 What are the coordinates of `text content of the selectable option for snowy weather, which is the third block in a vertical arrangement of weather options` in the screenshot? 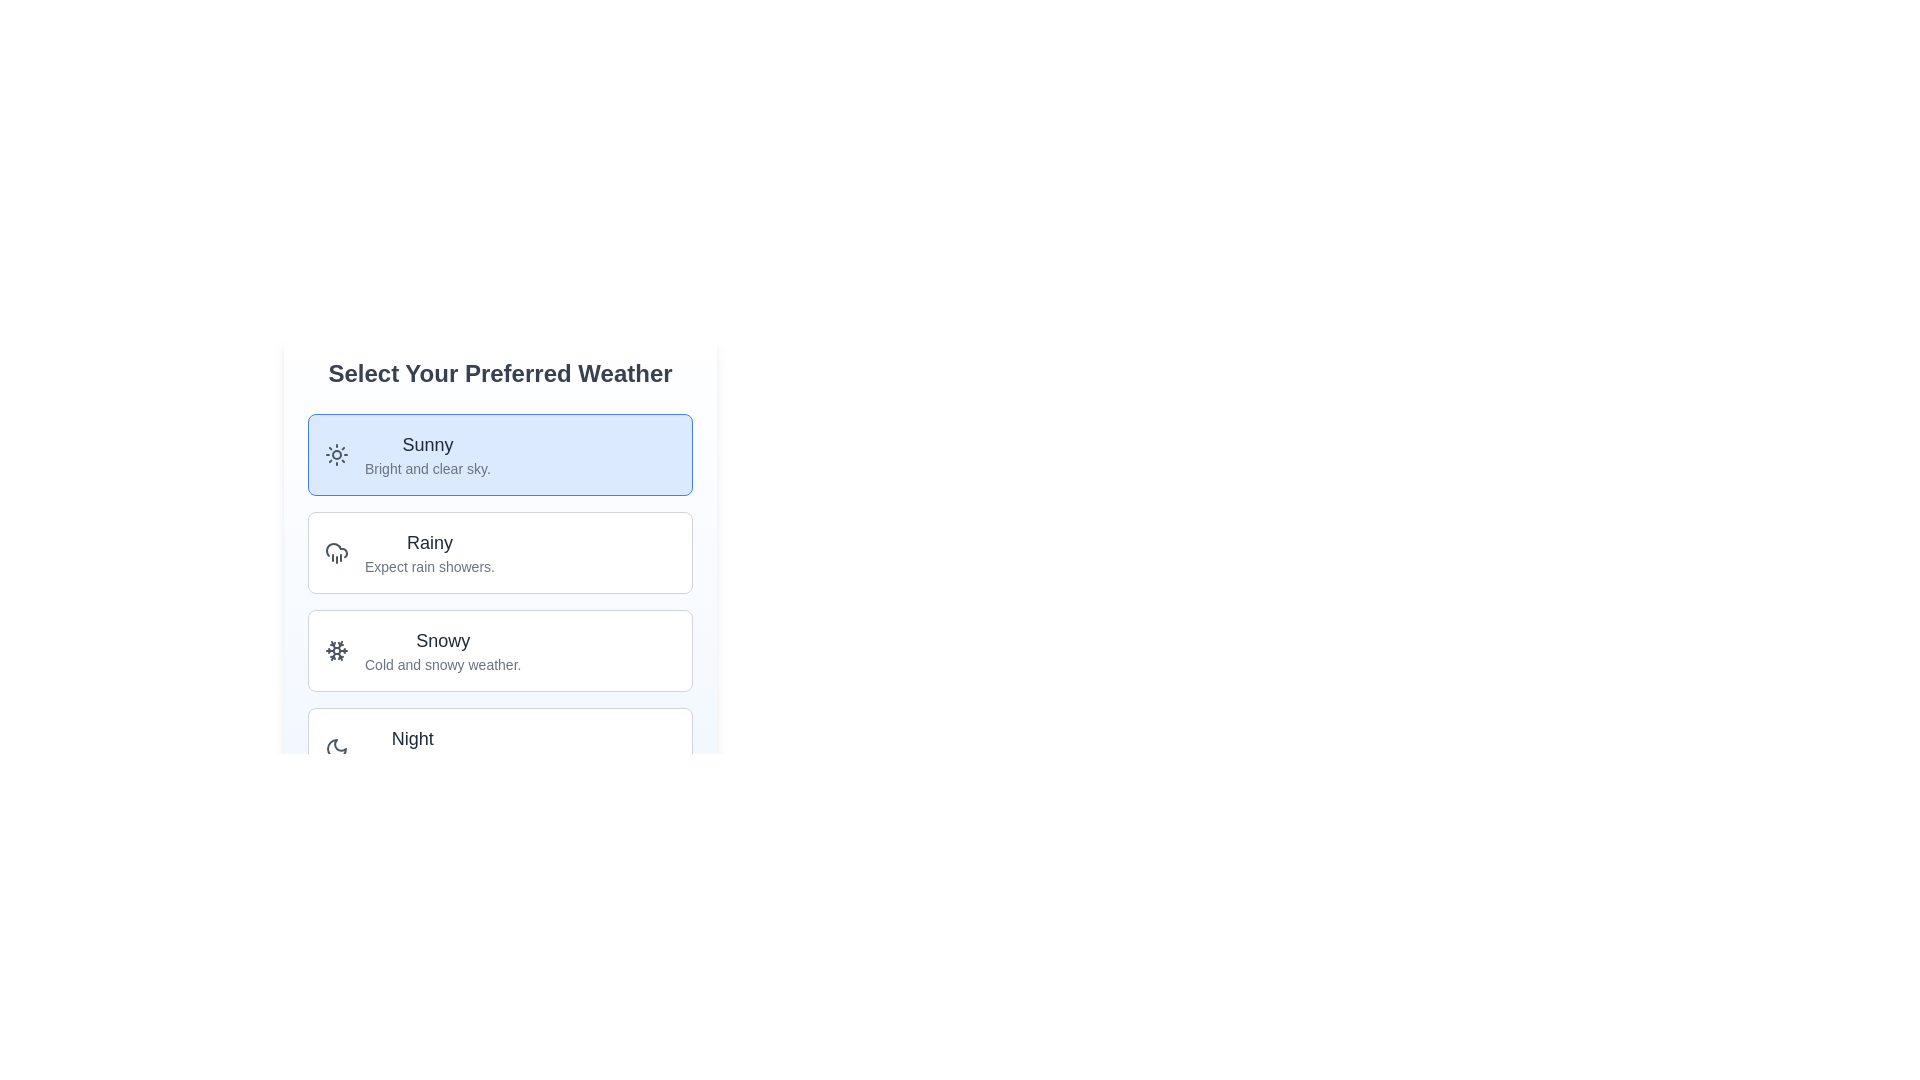 It's located at (500, 651).